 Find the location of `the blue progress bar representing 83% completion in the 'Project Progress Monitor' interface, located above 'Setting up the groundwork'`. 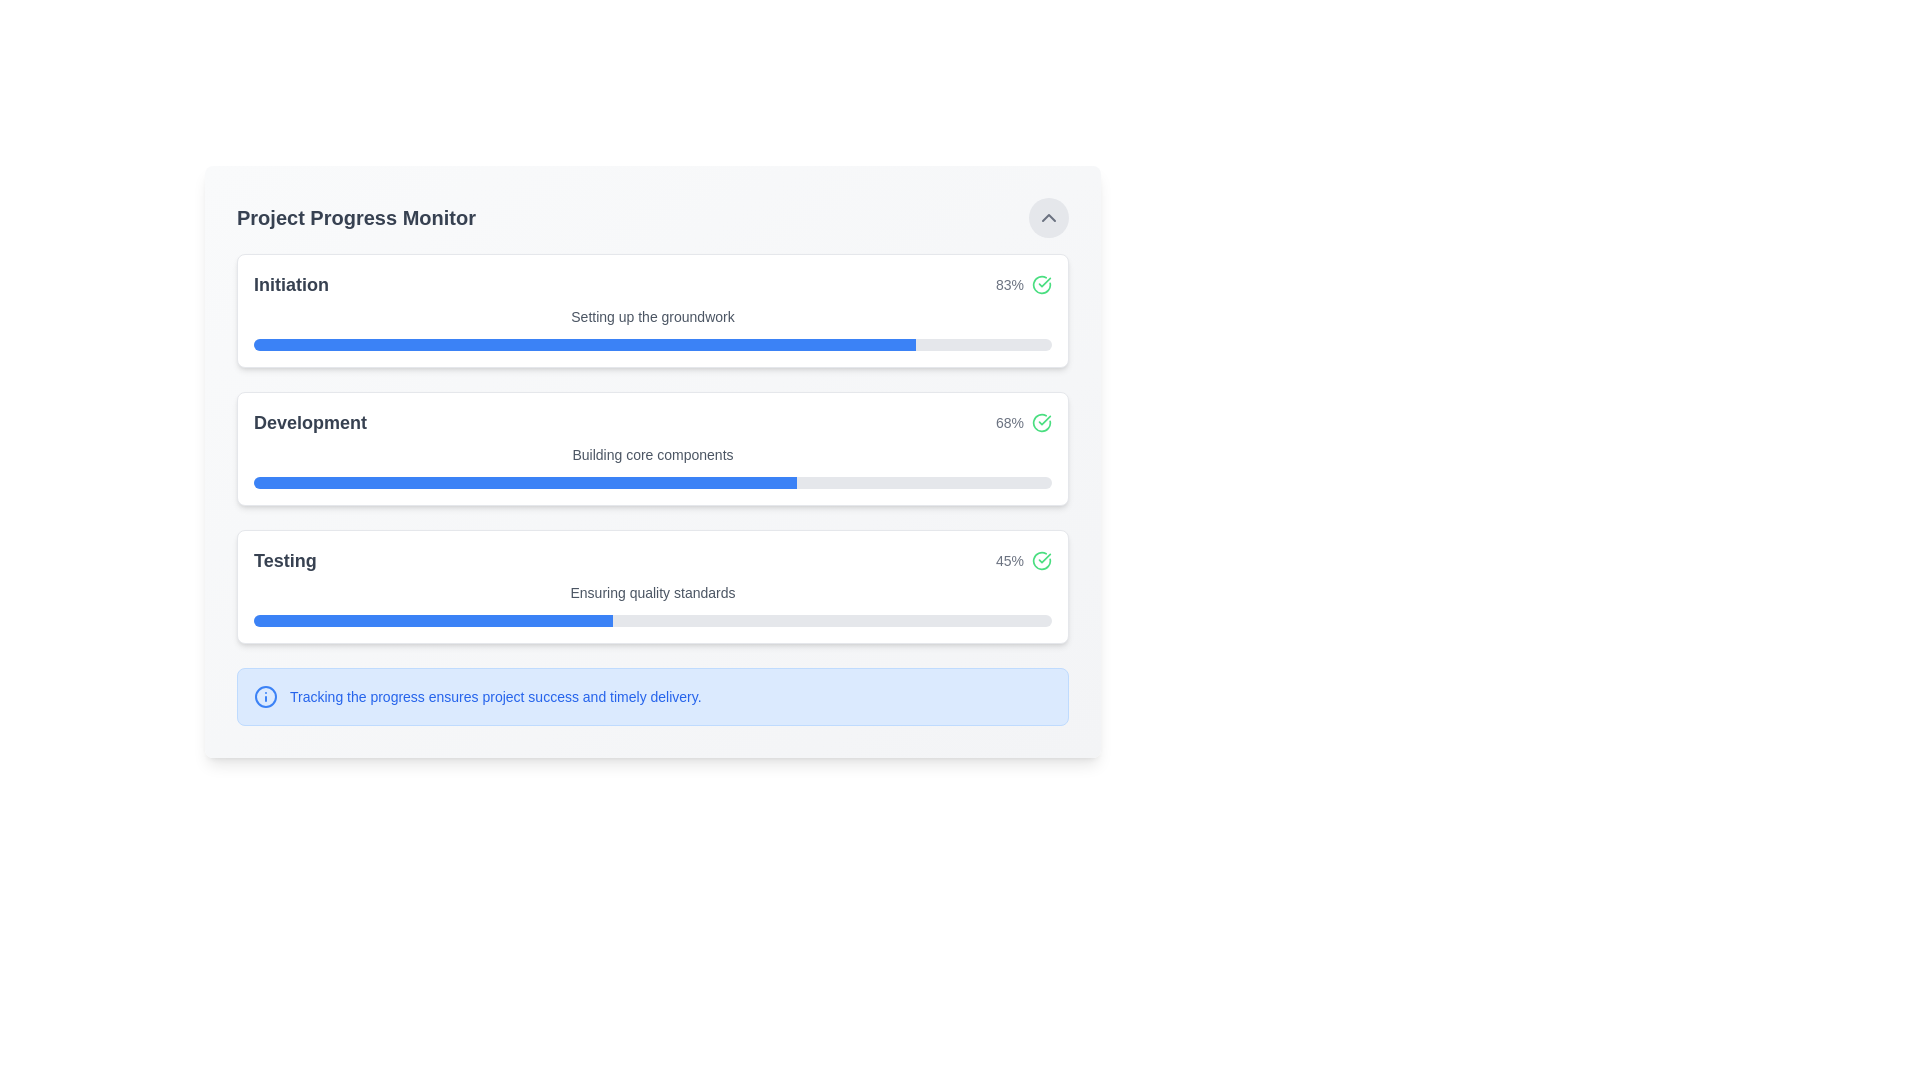

the blue progress bar representing 83% completion in the 'Project Progress Monitor' interface, located above 'Setting up the groundwork' is located at coordinates (584, 343).